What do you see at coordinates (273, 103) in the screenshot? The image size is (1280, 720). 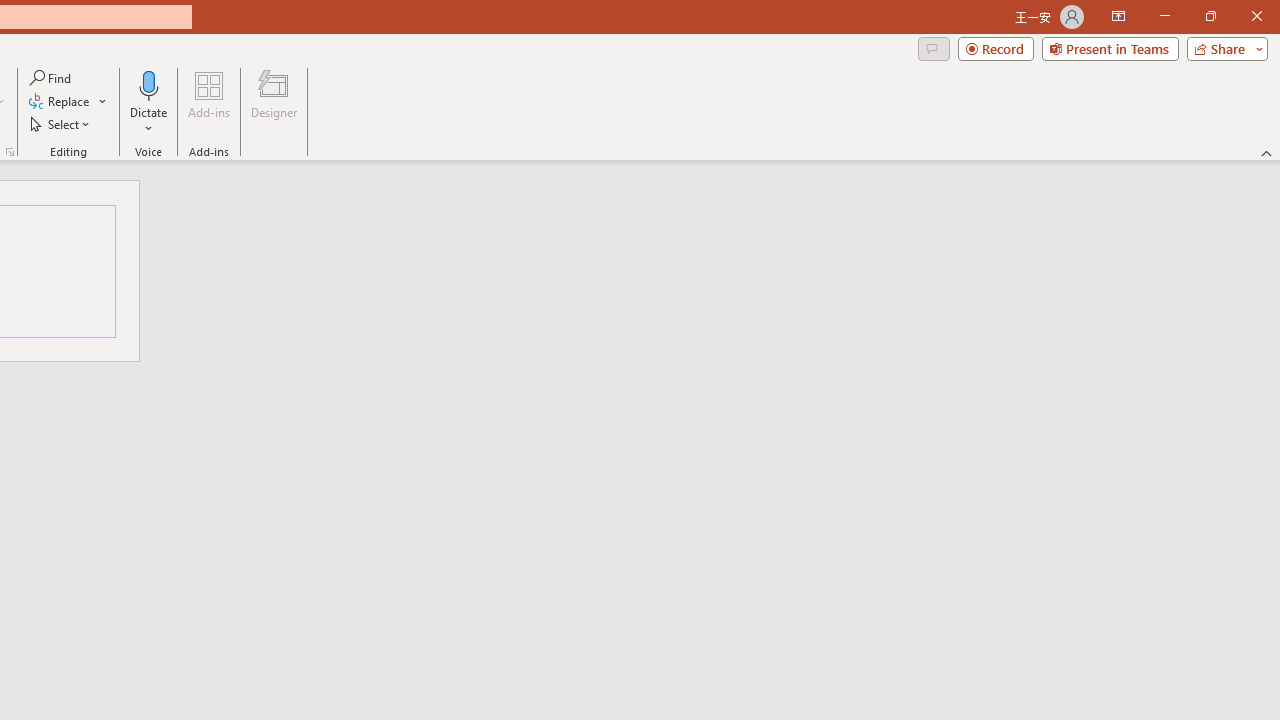 I see `'Designer'` at bounding box center [273, 103].